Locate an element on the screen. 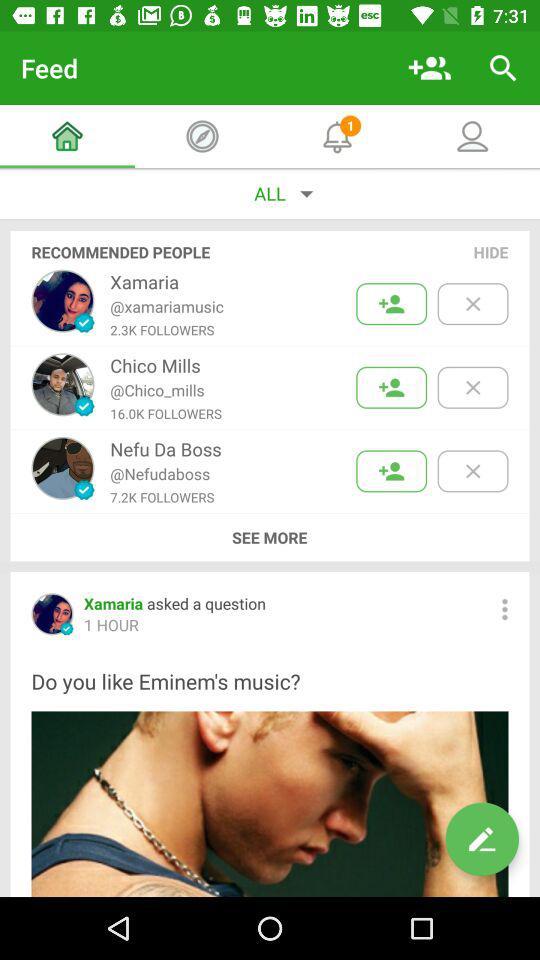 The width and height of the screenshot is (540, 960). hamburger button for options is located at coordinates (503, 608).